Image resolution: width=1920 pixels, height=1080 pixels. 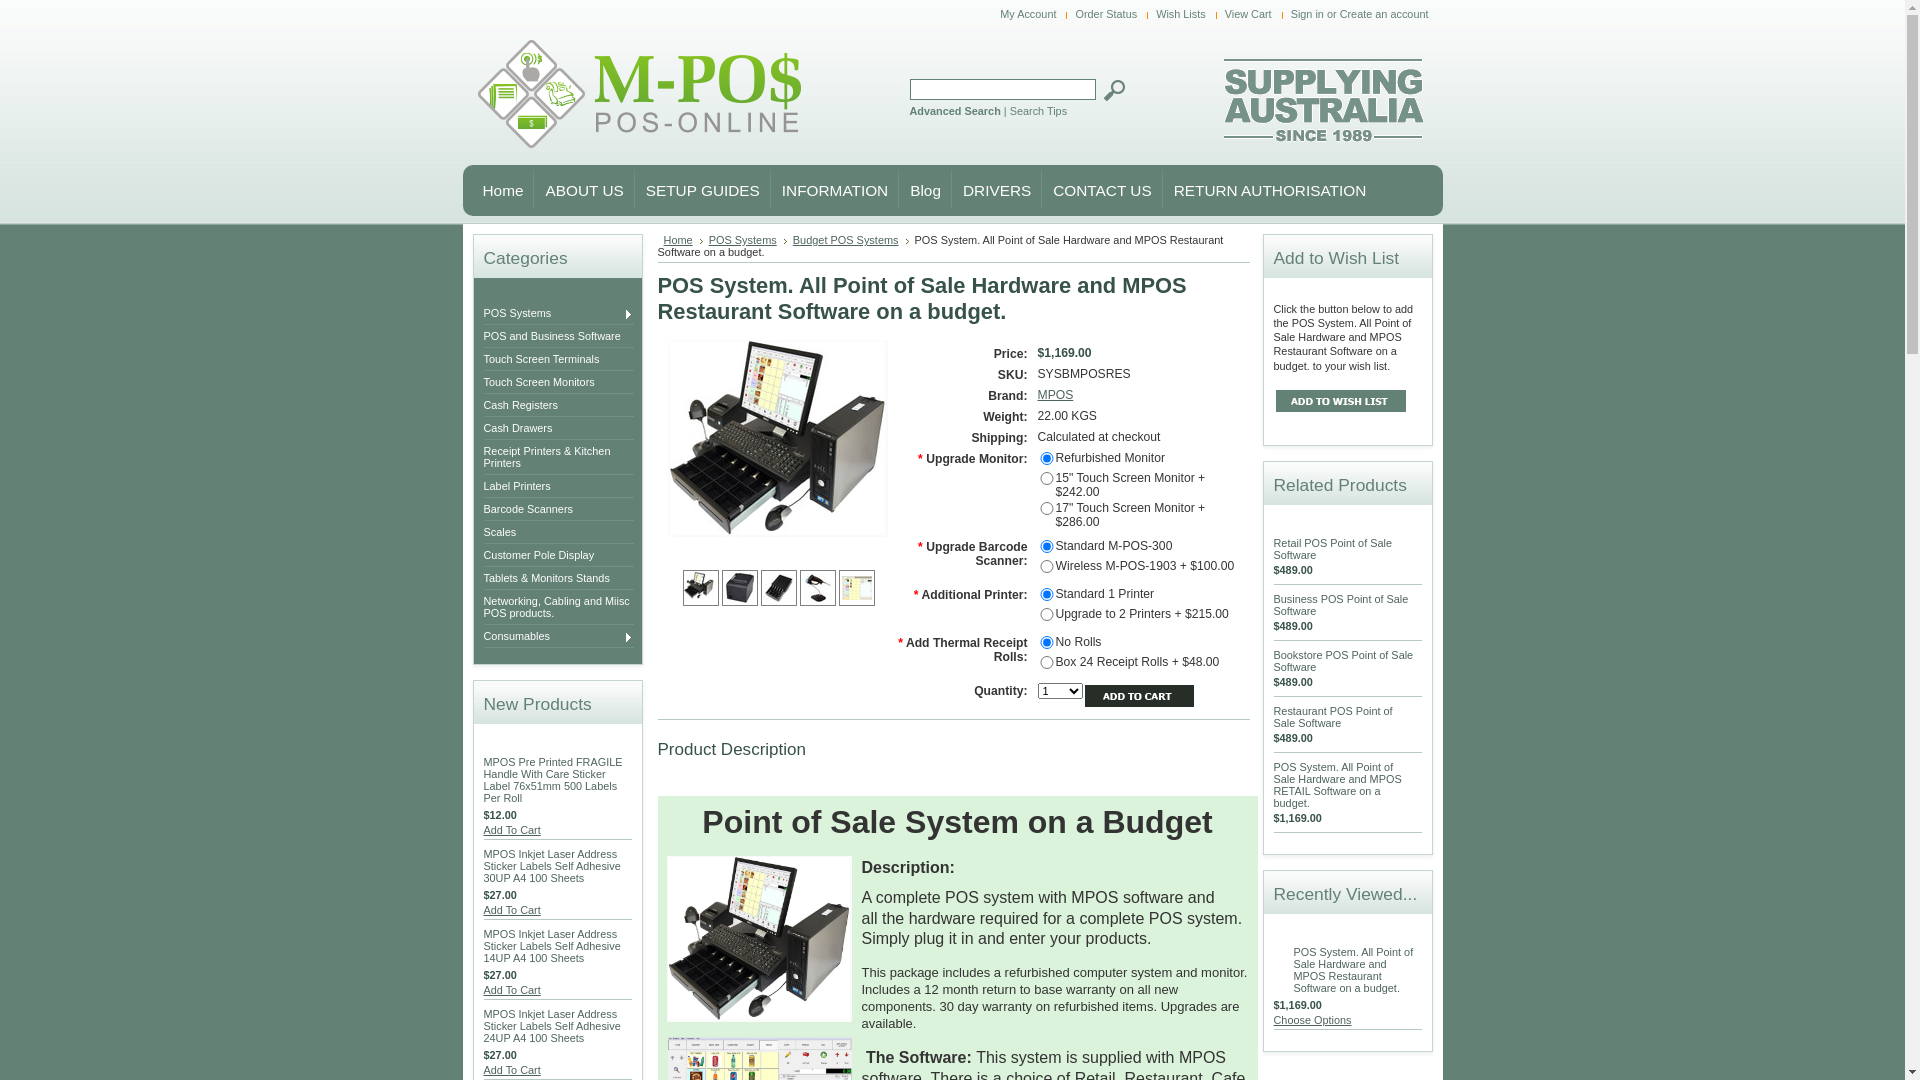 I want to click on 'Customer Pole Display', so click(x=561, y=555).